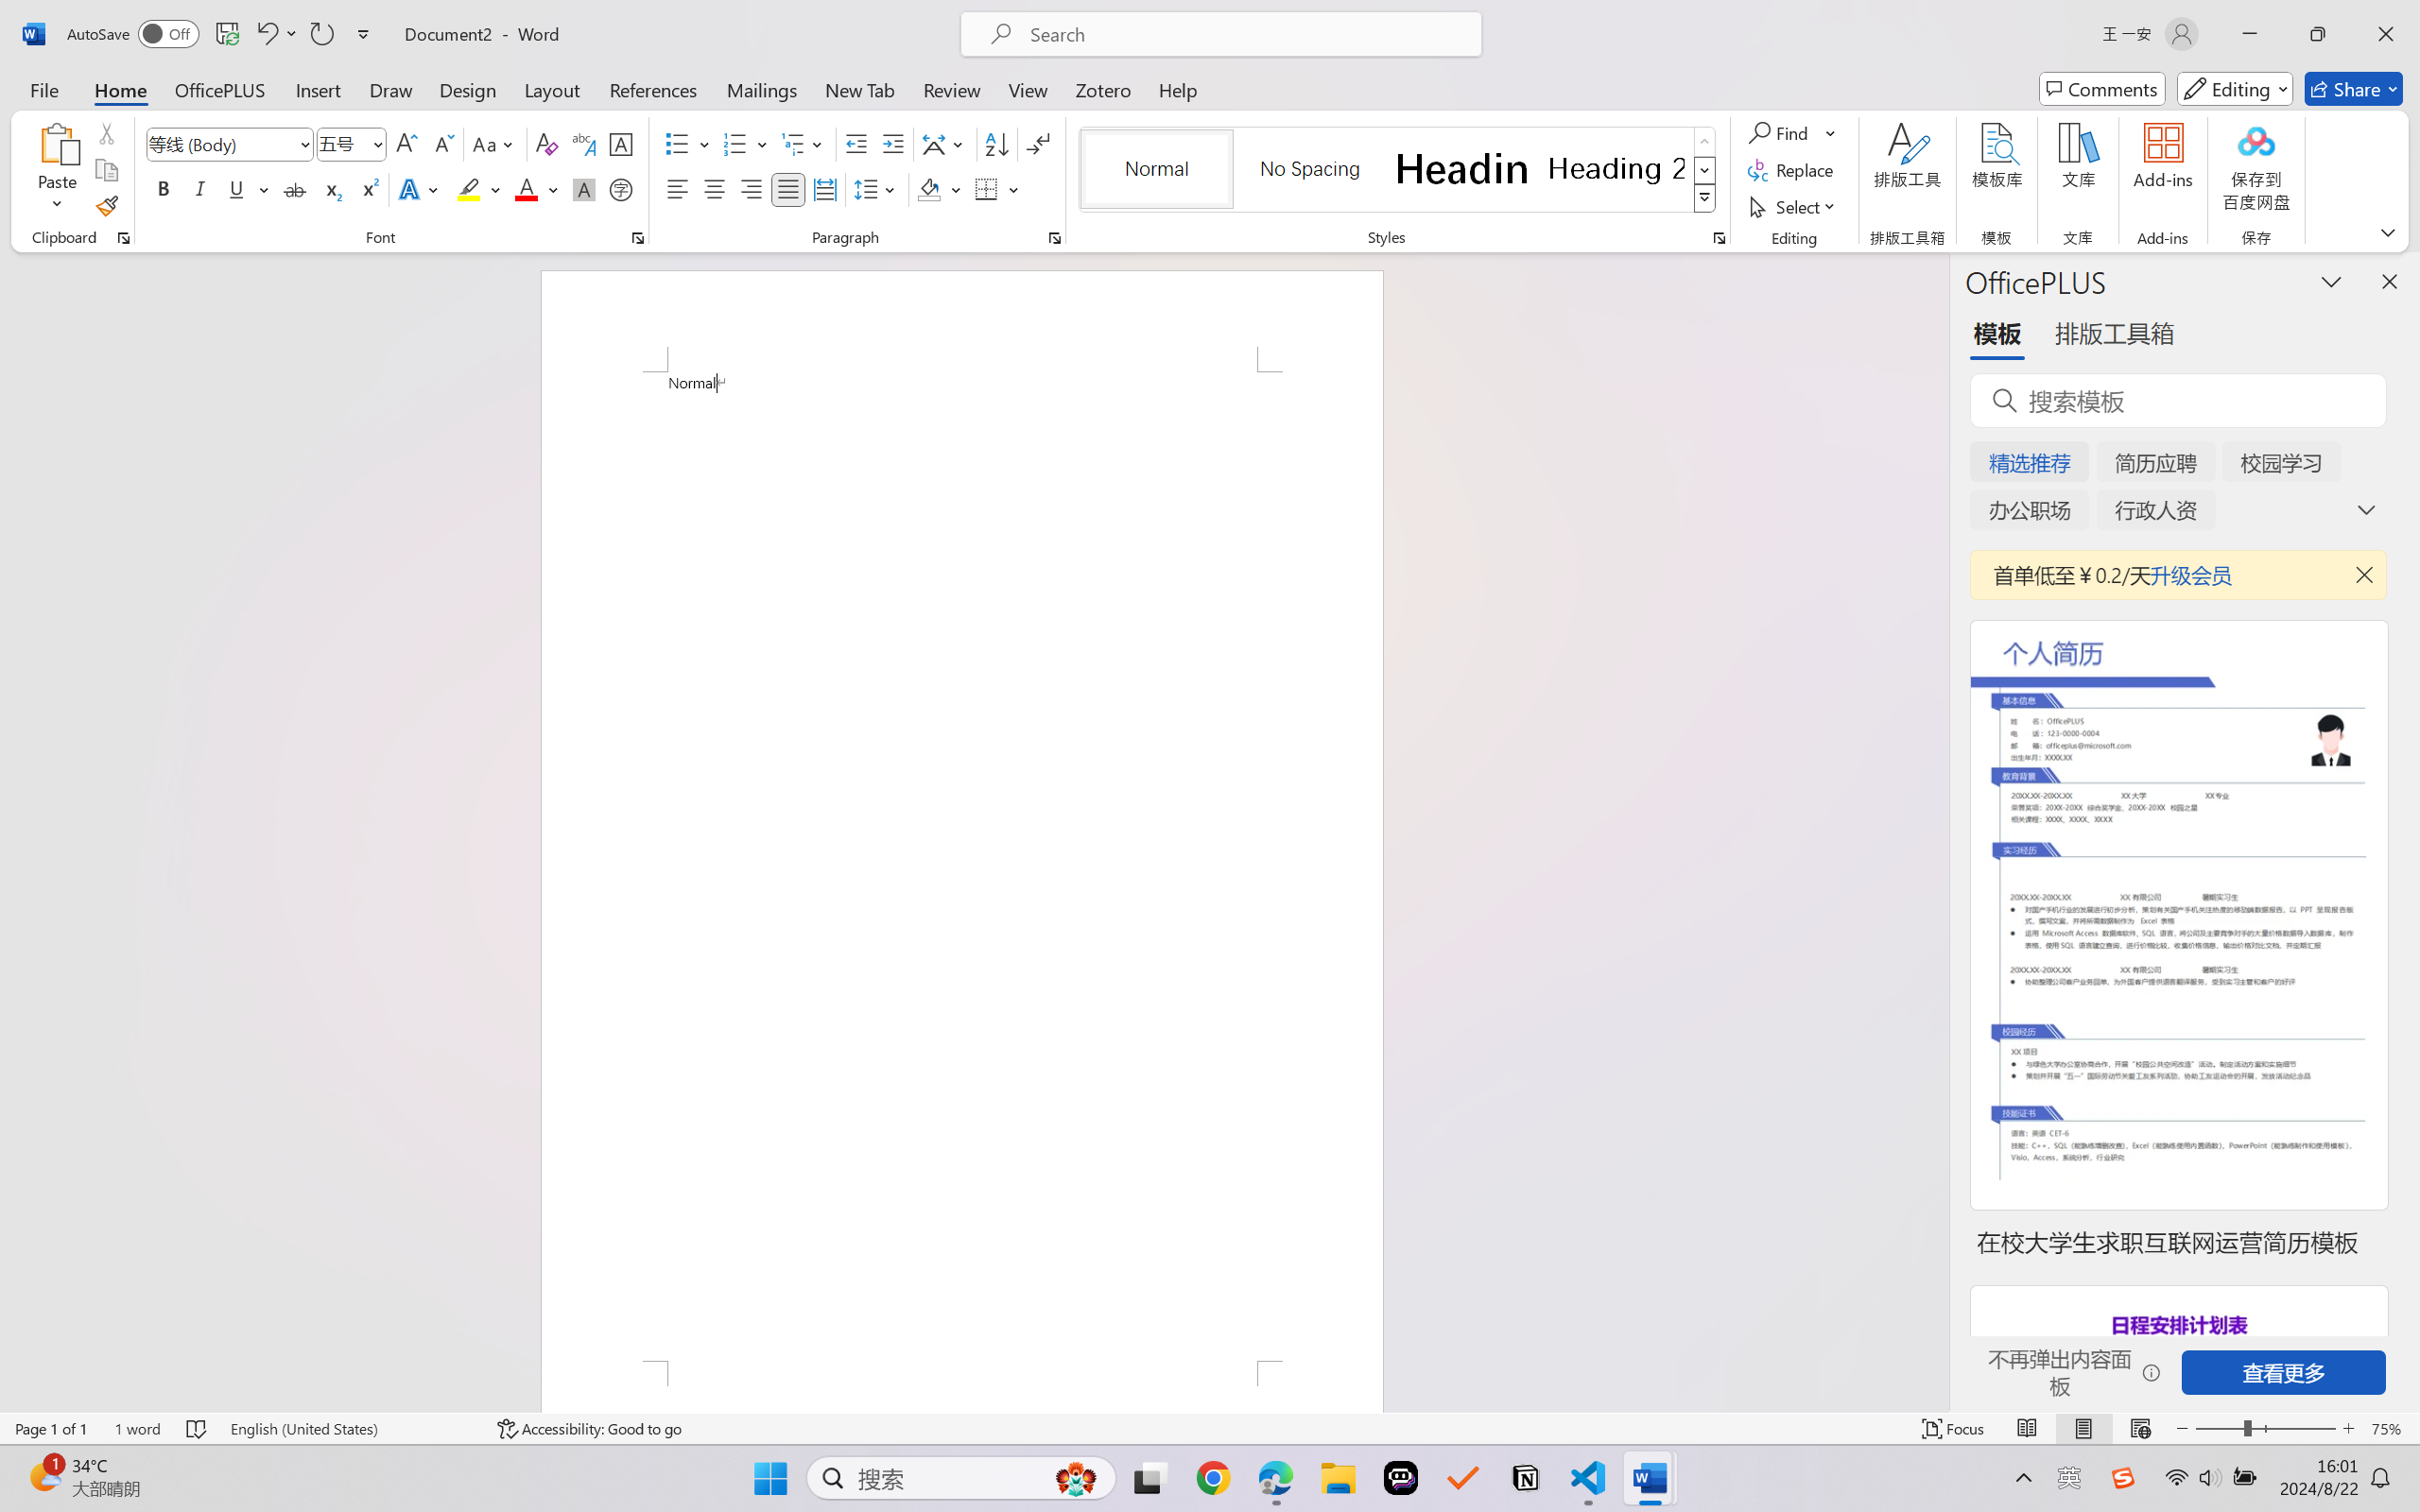 Image resolution: width=2420 pixels, height=1512 pixels. Describe the element at coordinates (367, 188) in the screenshot. I see `'Superscript'` at that location.